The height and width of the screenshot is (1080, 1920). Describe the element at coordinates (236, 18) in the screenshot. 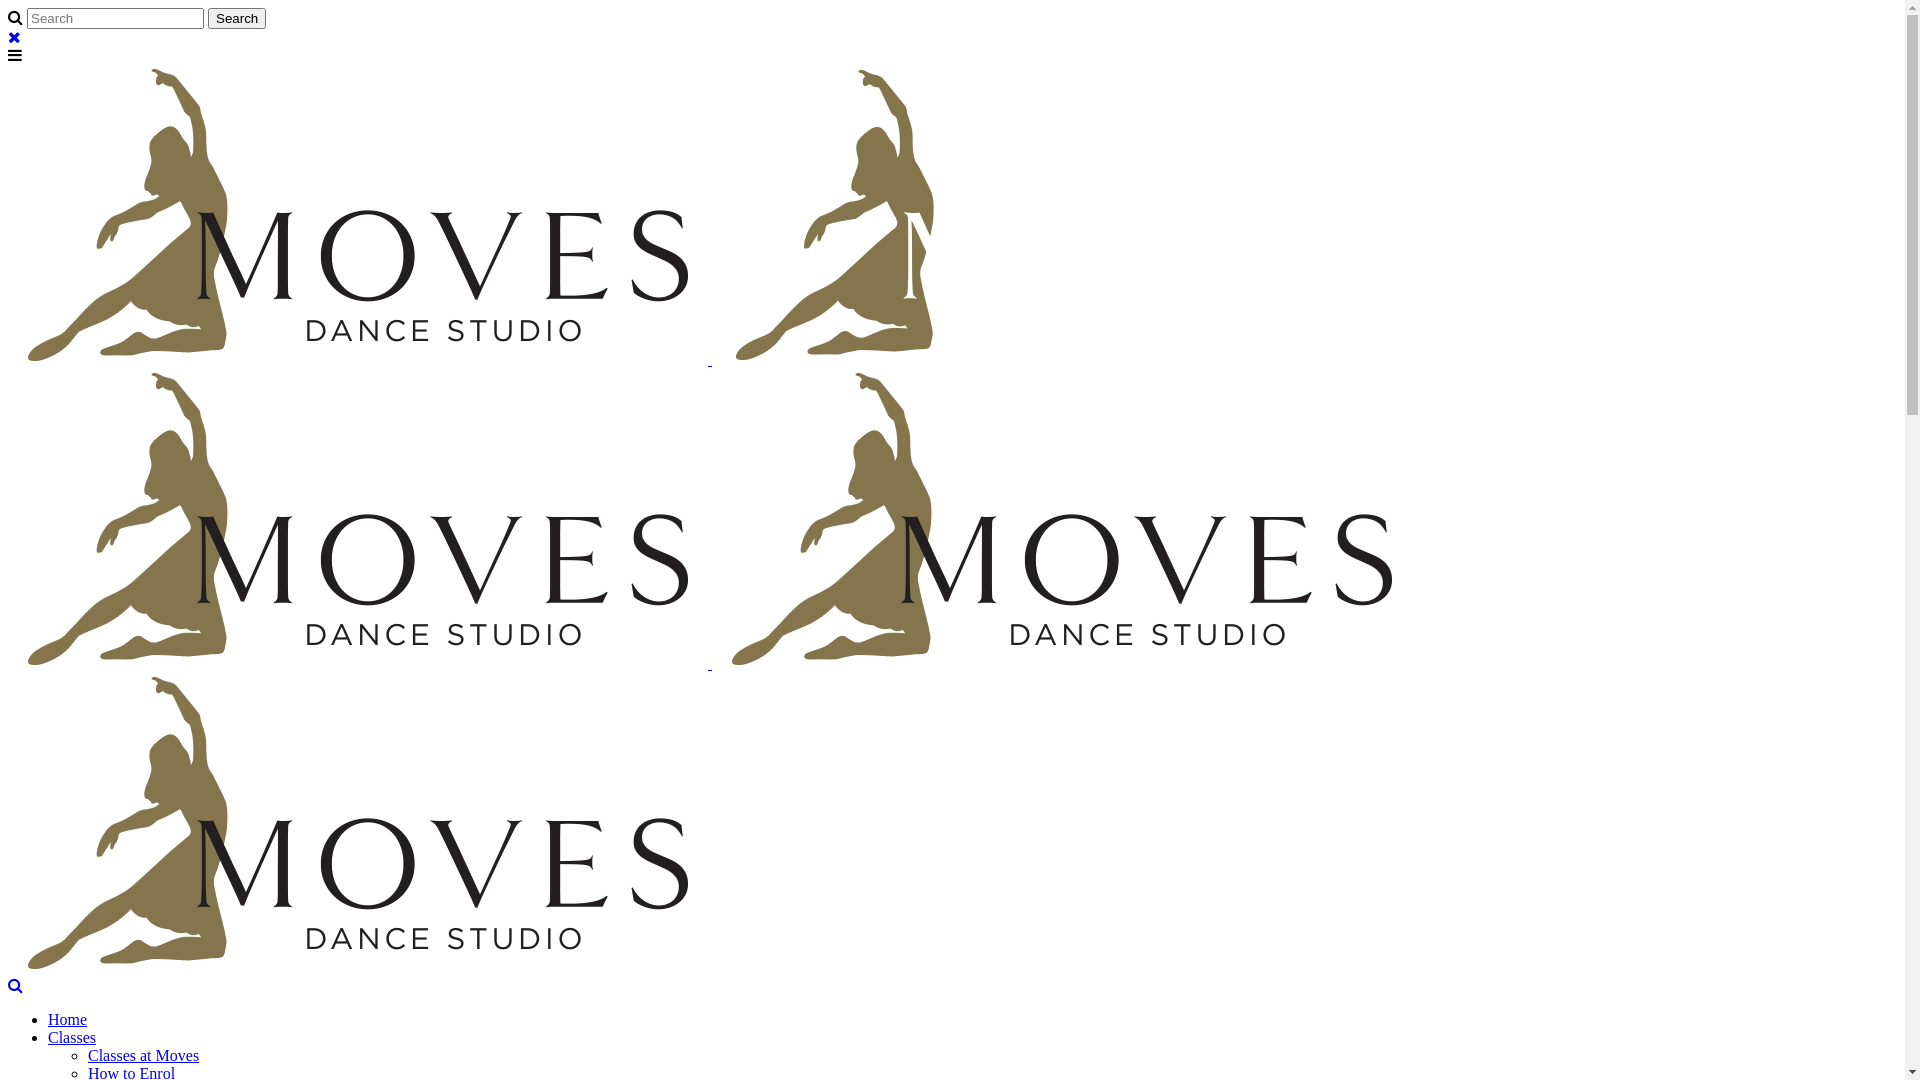

I see `'Search'` at that location.